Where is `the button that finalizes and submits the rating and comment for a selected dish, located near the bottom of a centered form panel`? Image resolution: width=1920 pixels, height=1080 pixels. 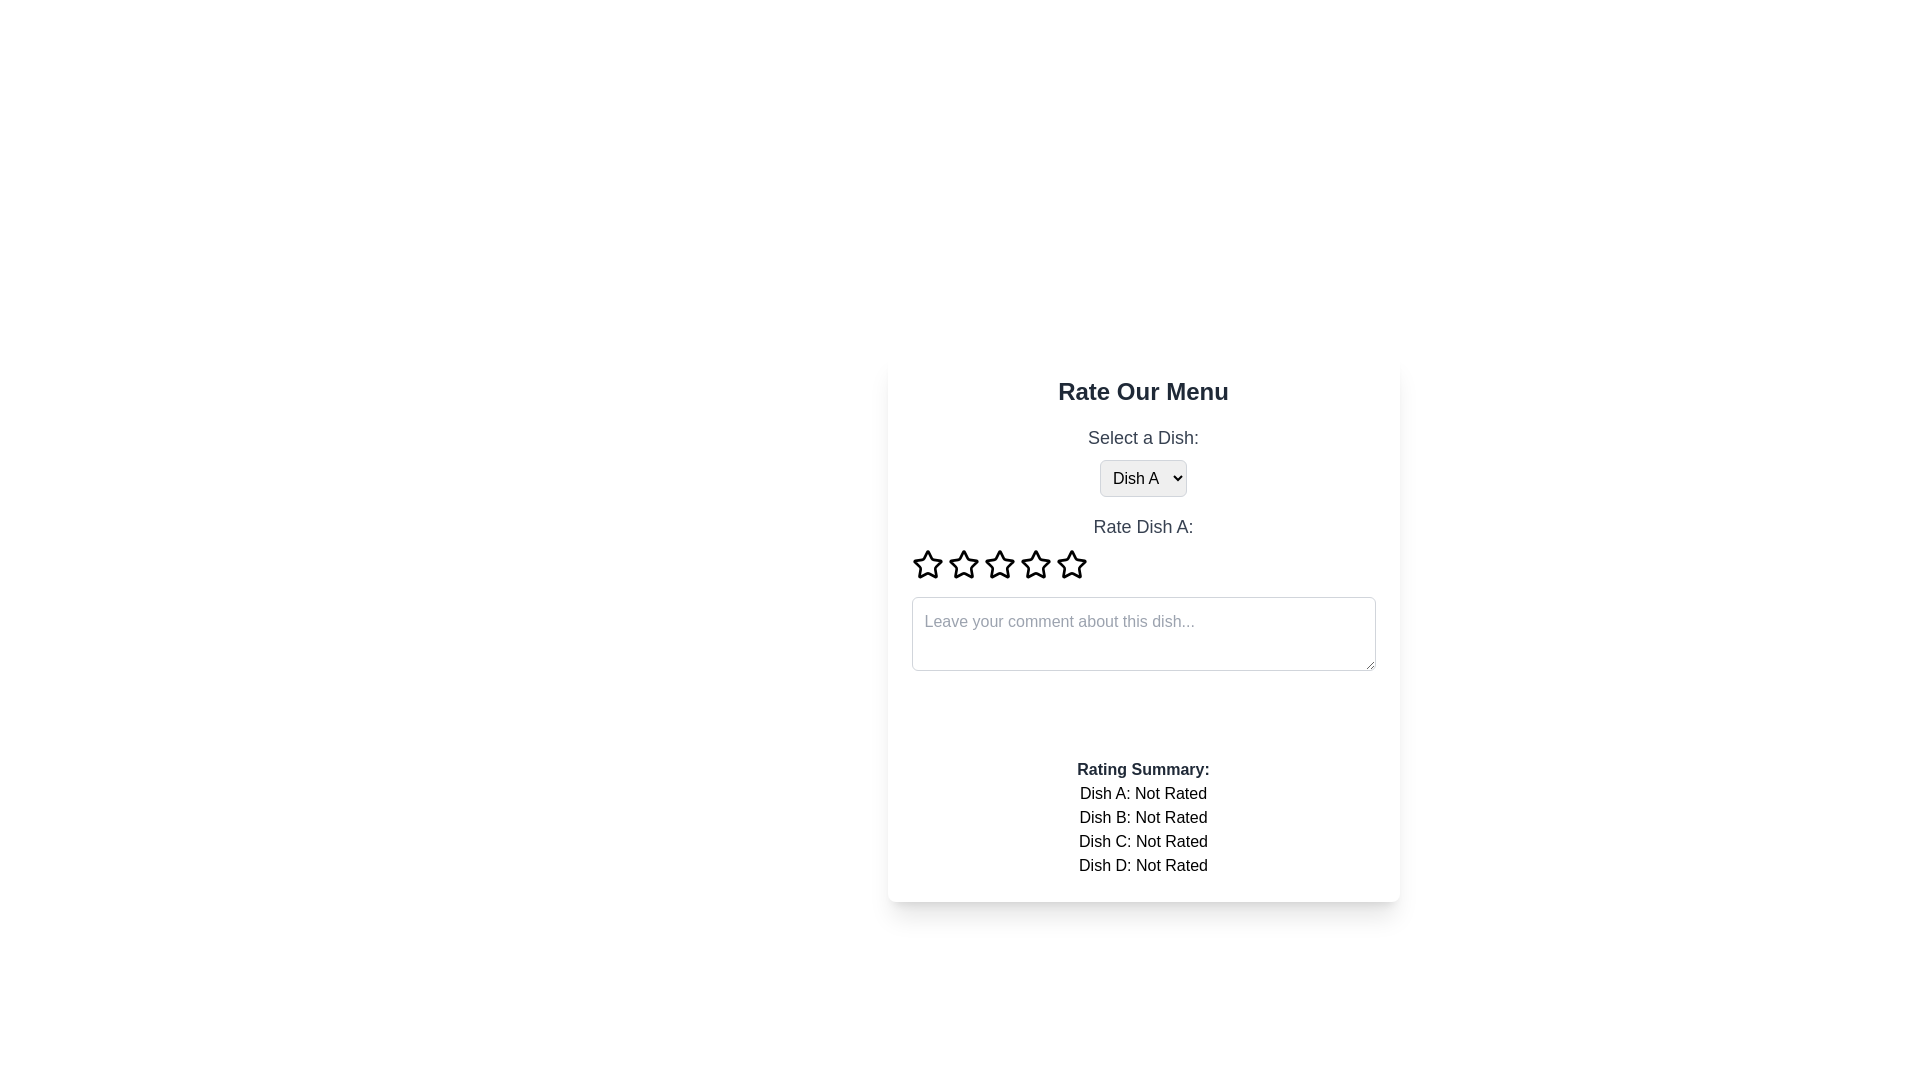 the button that finalizes and submits the rating and comment for a selected dish, located near the bottom of a centered form panel is located at coordinates (1143, 712).